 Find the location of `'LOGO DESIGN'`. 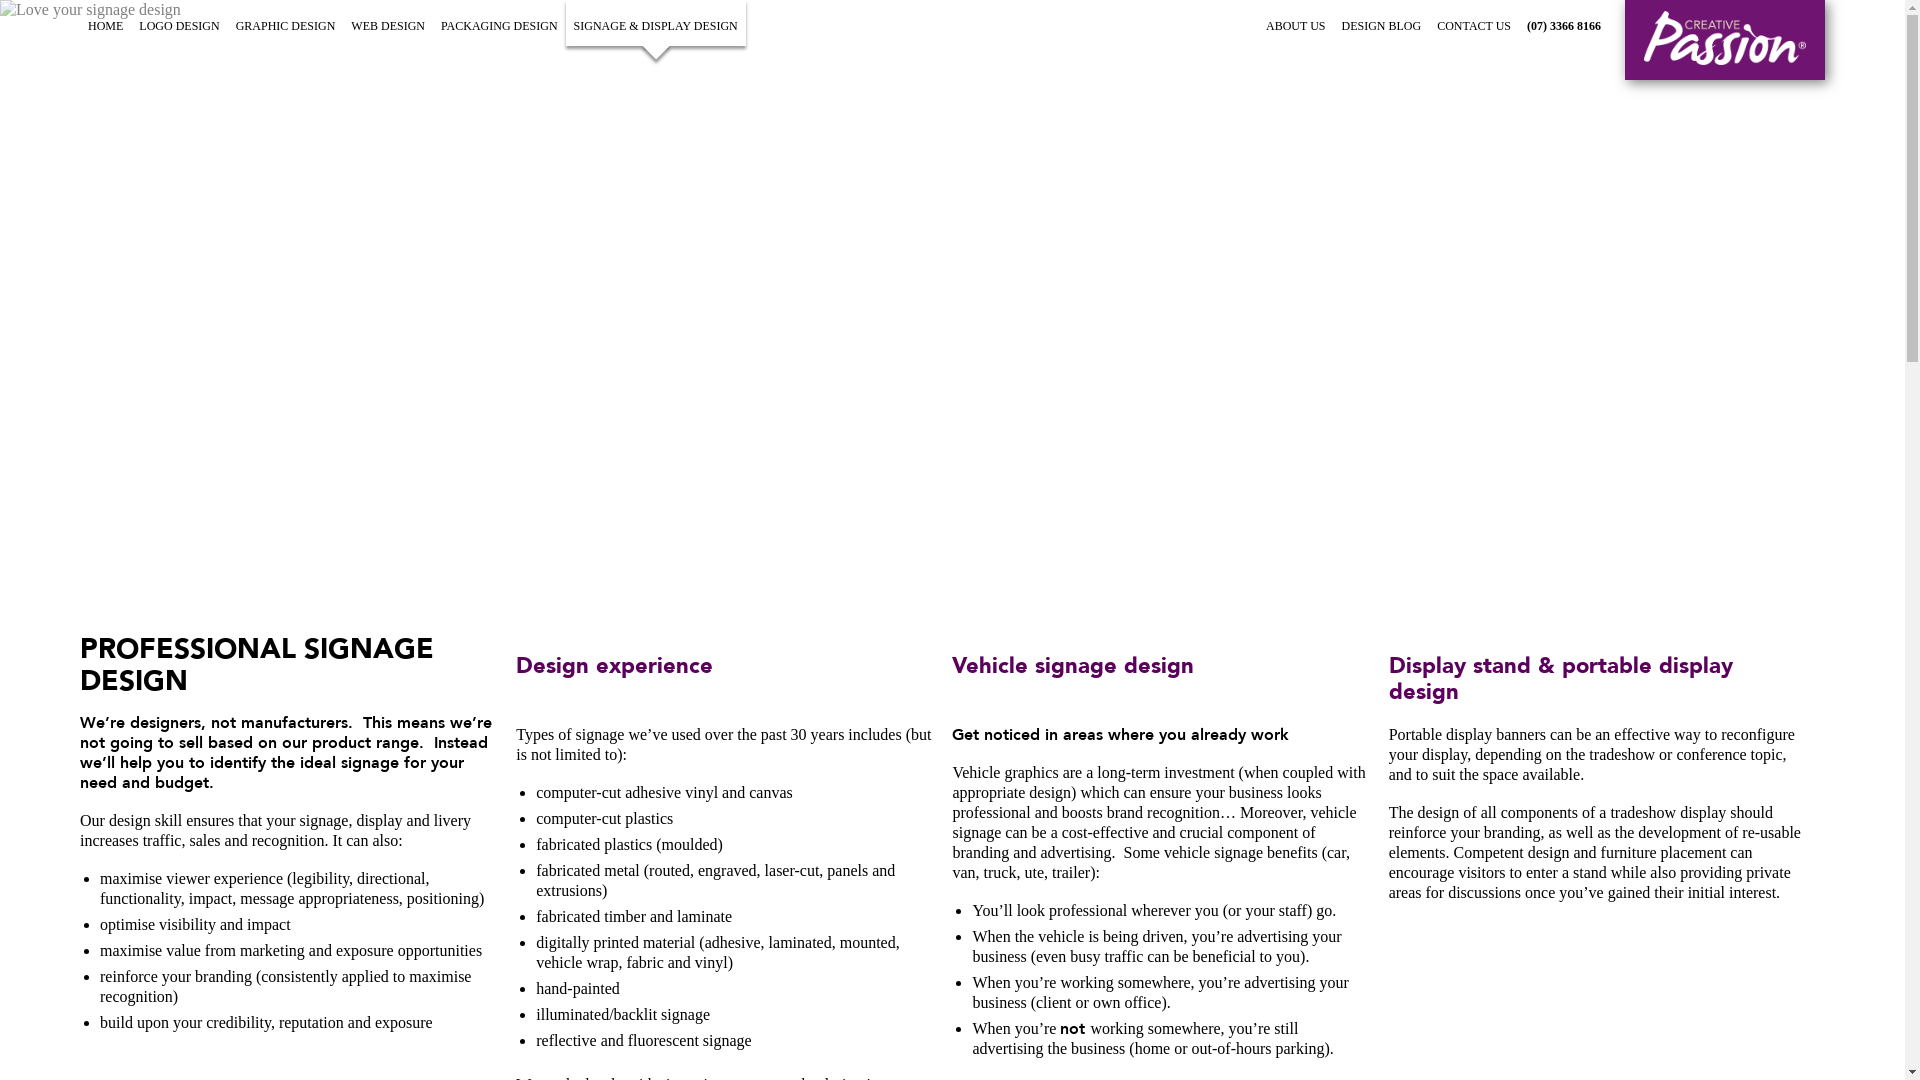

'LOGO DESIGN' is located at coordinates (178, 23).